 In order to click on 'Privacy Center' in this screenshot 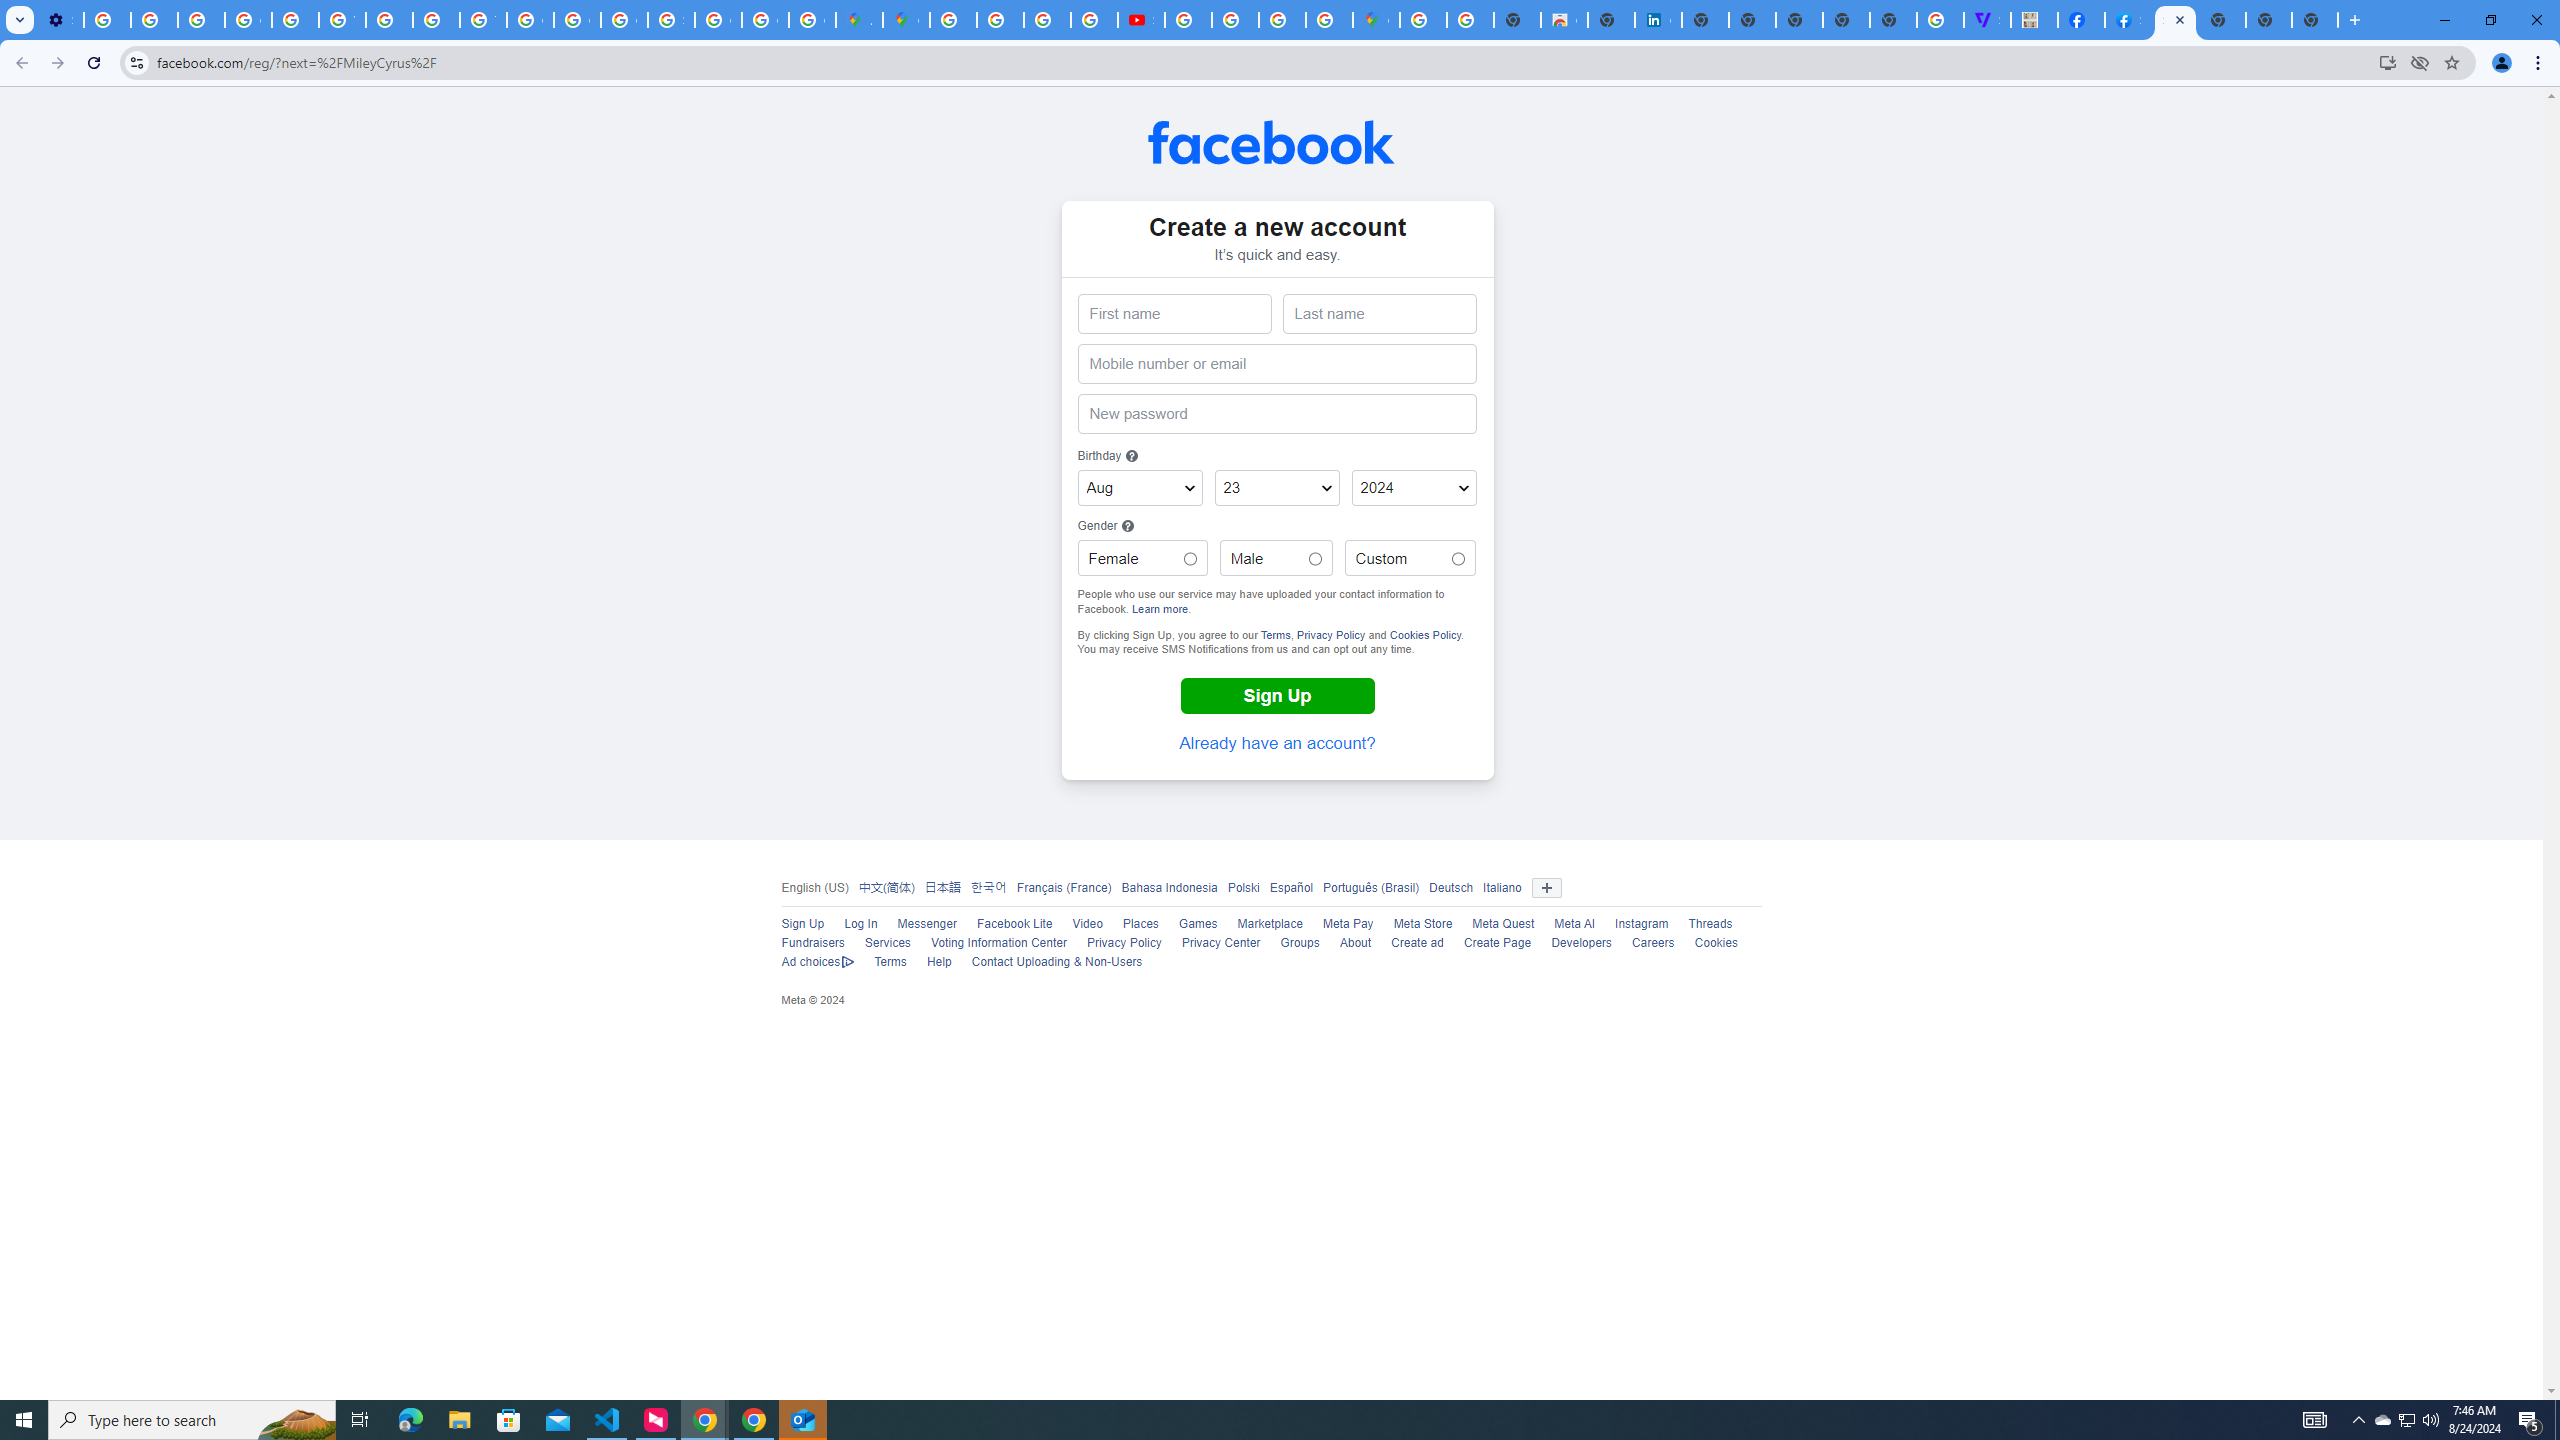, I will do `click(1220, 942)`.